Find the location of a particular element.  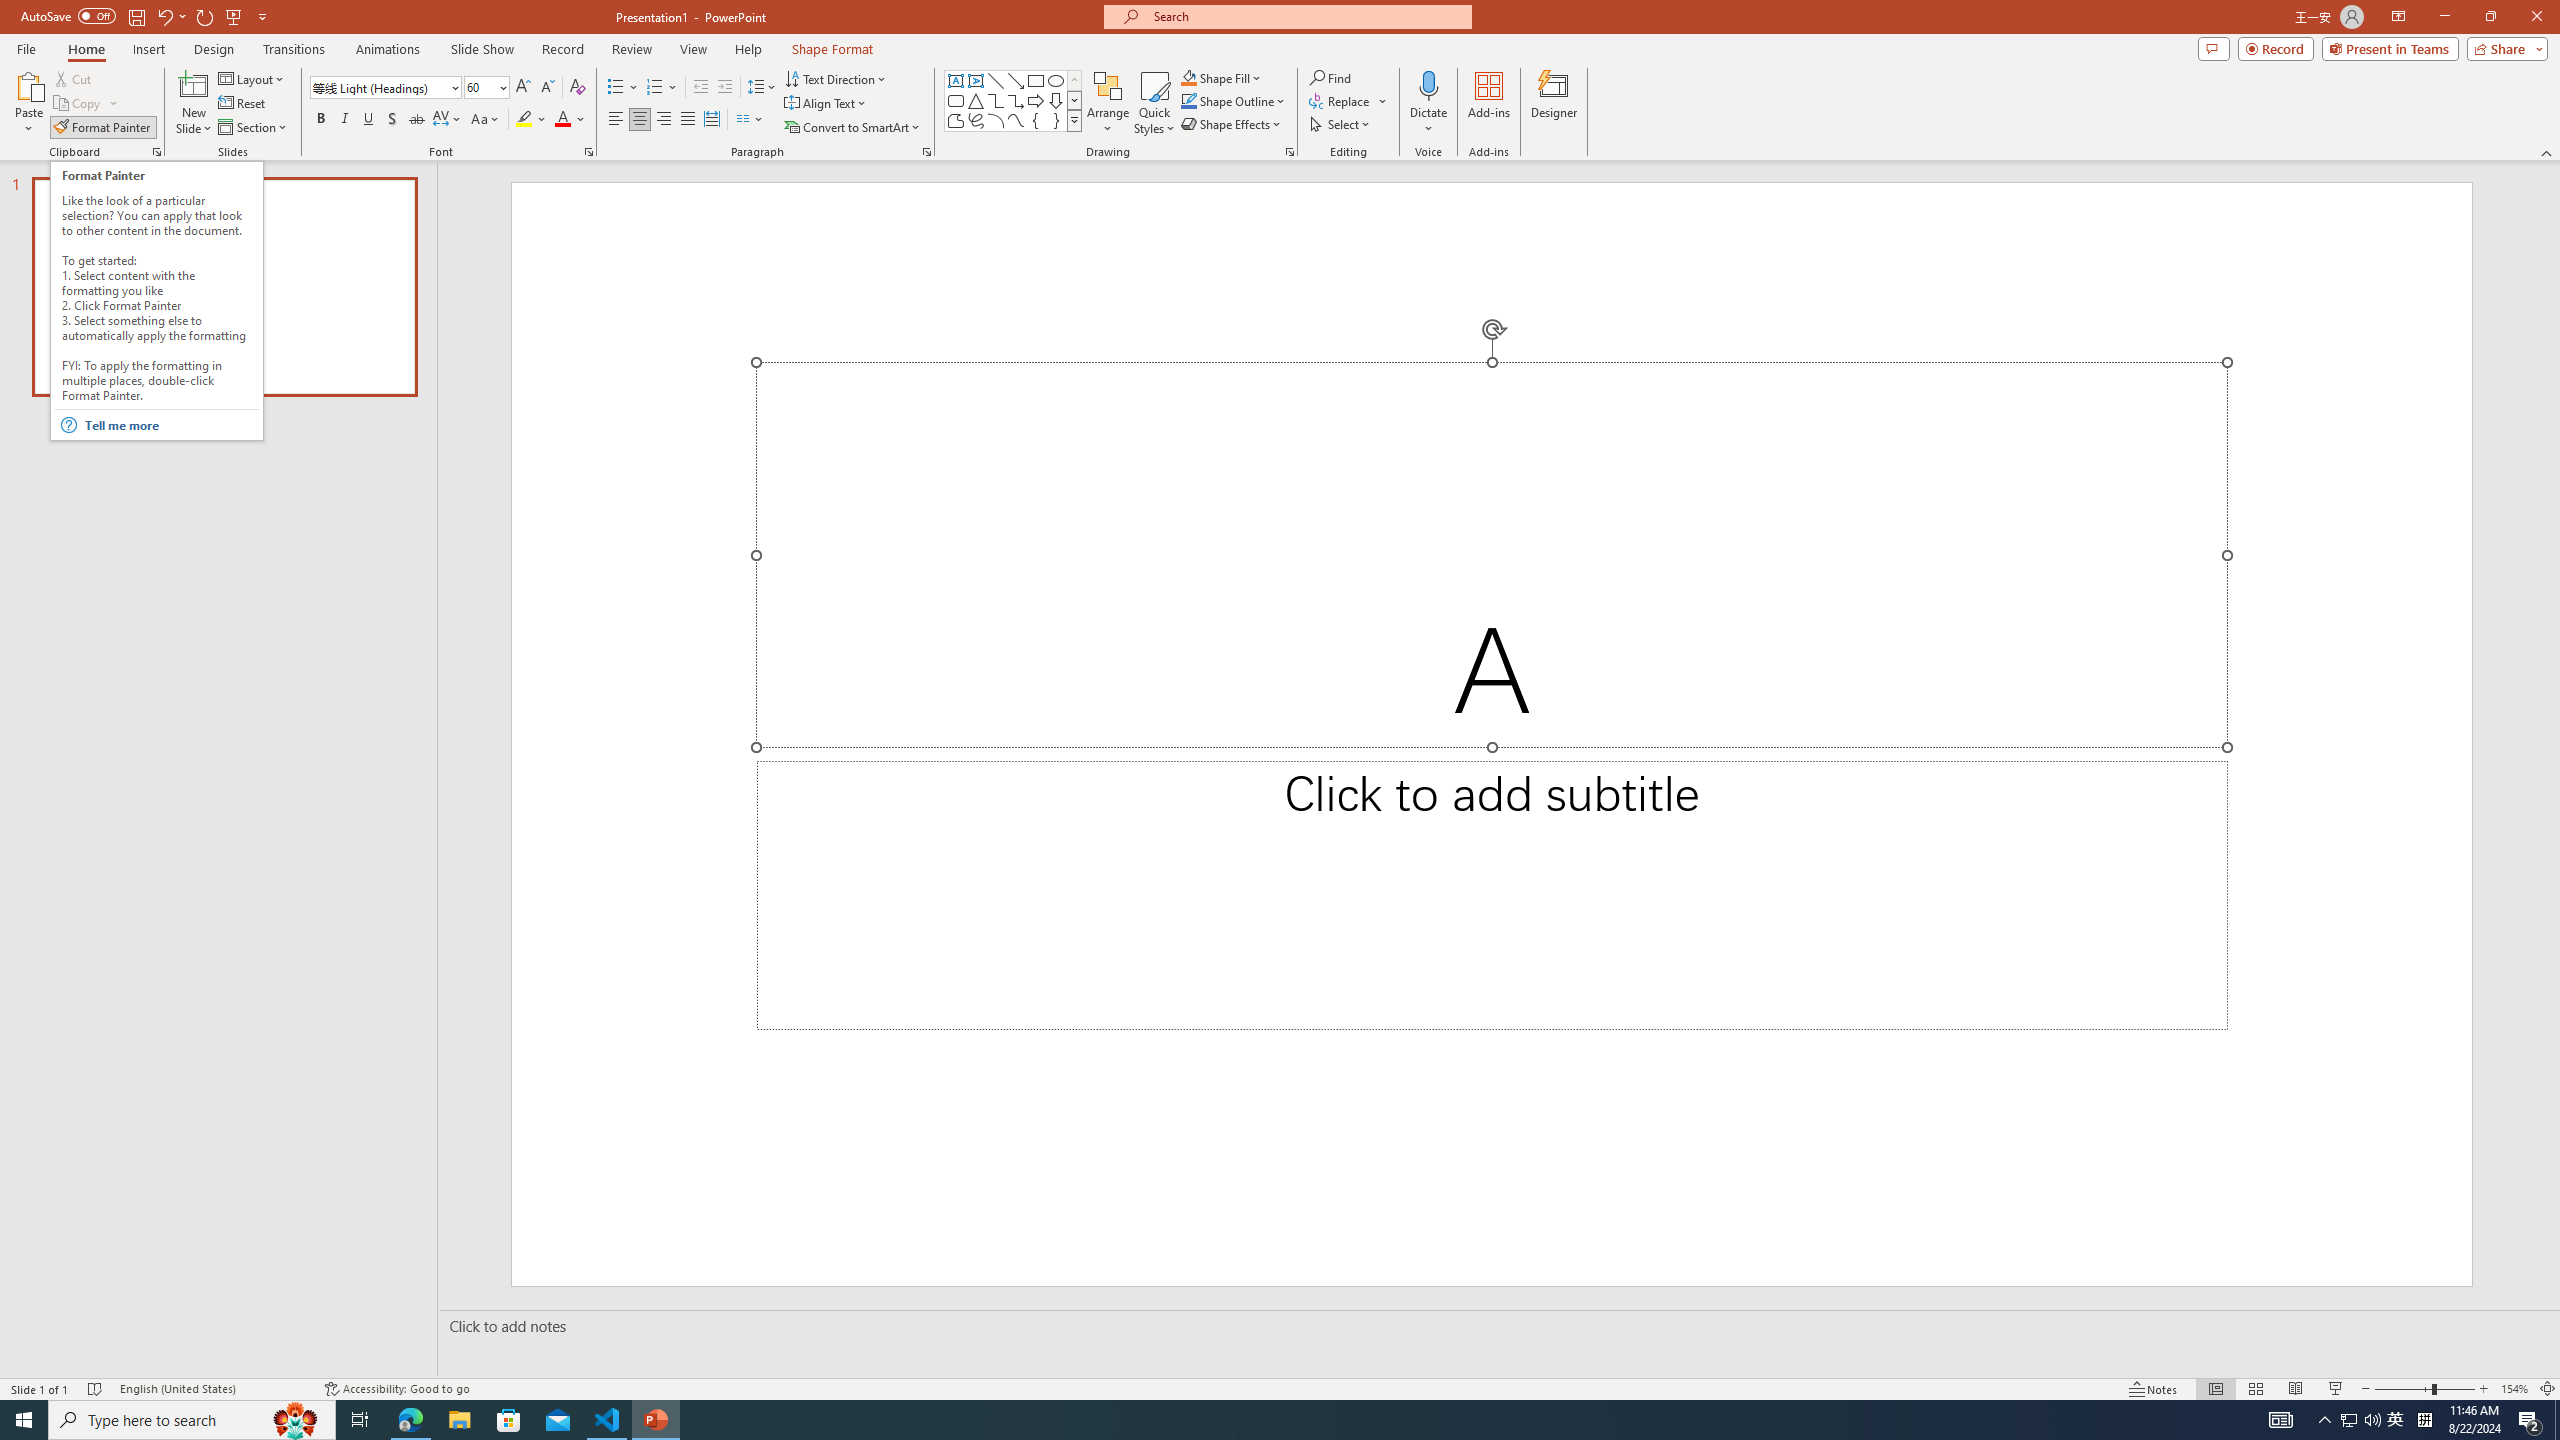

'Find...' is located at coordinates (1330, 77).